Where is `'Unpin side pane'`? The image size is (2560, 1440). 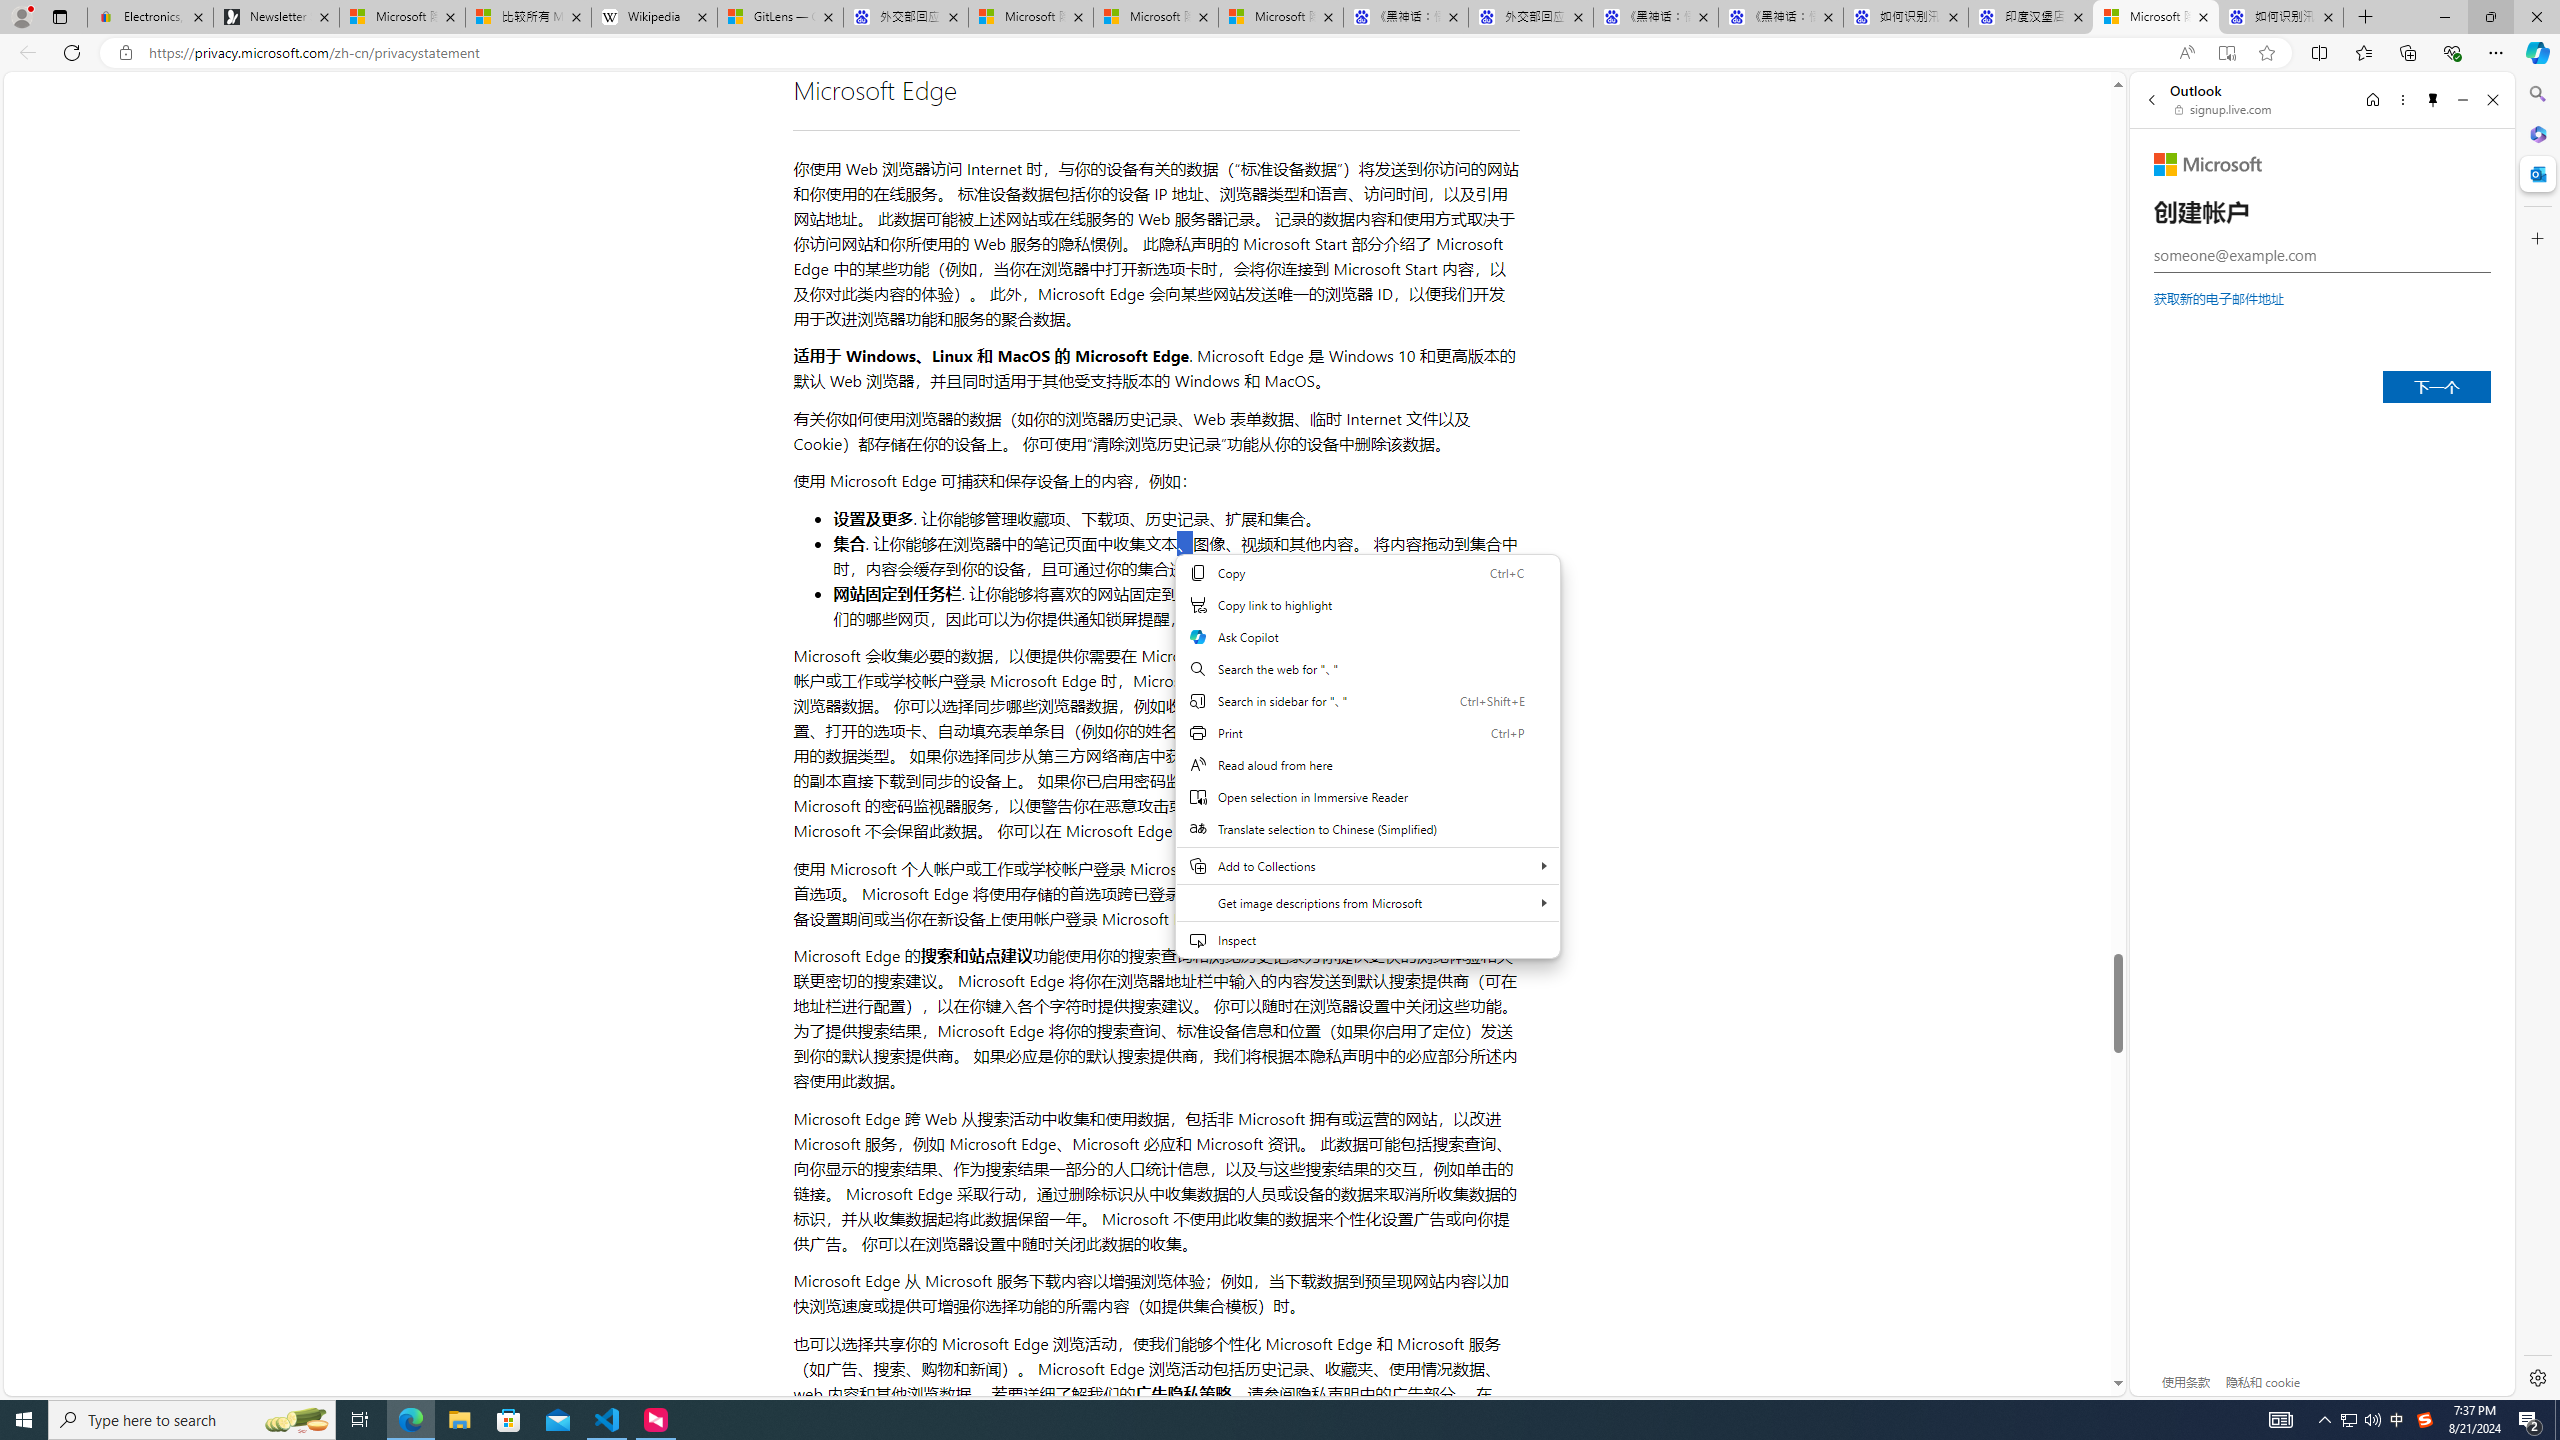 'Unpin side pane' is located at coordinates (2433, 99).